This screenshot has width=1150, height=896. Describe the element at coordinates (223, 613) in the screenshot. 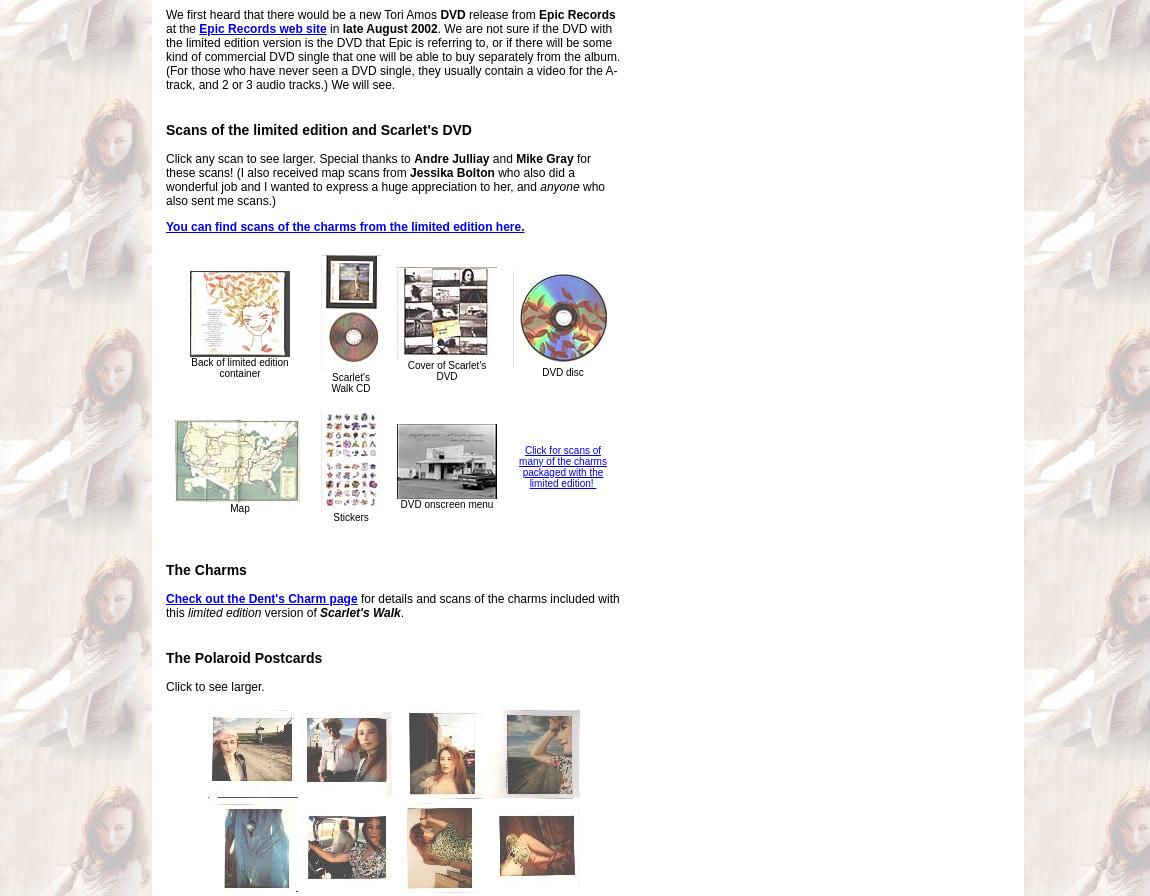

I see `'limited edition'` at that location.